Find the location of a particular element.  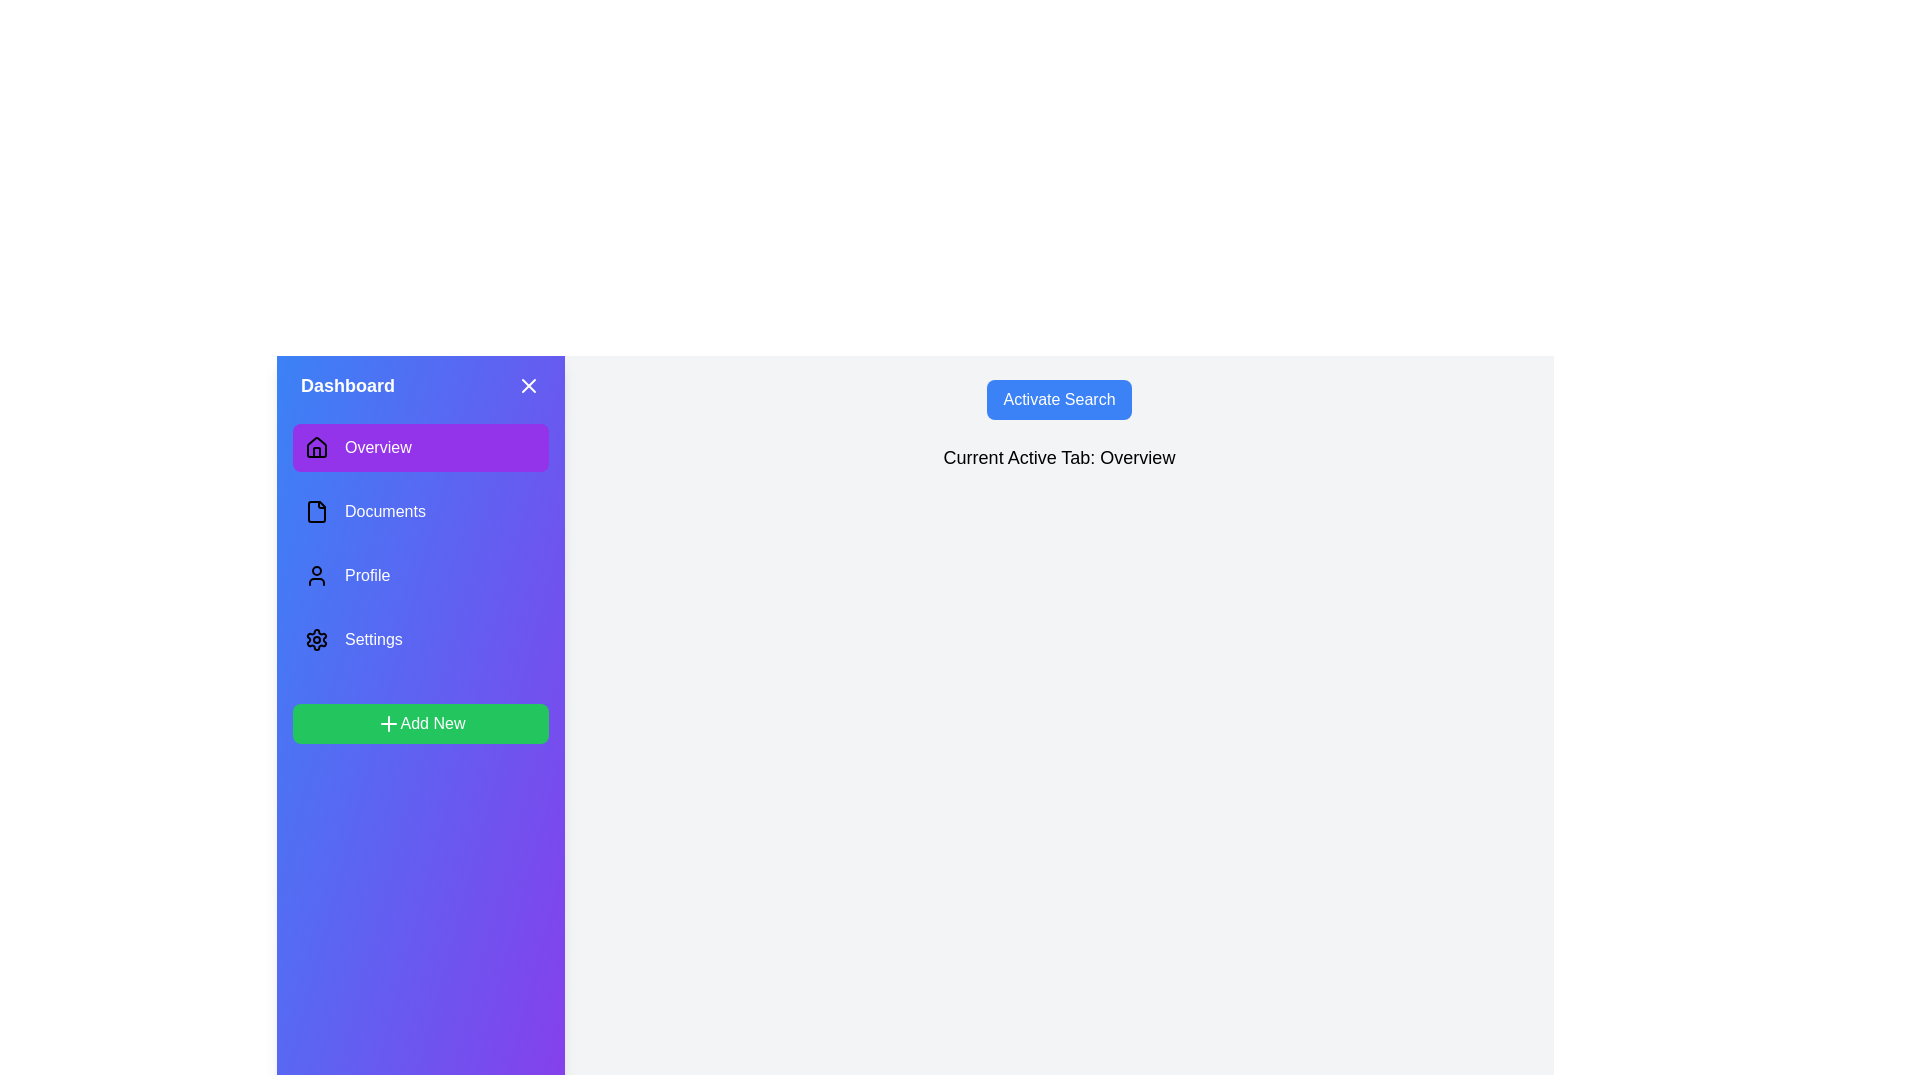

the search button located near the top-center of the central content area, positioned above the text 'Current Active Tab: Overview' is located at coordinates (1058, 400).